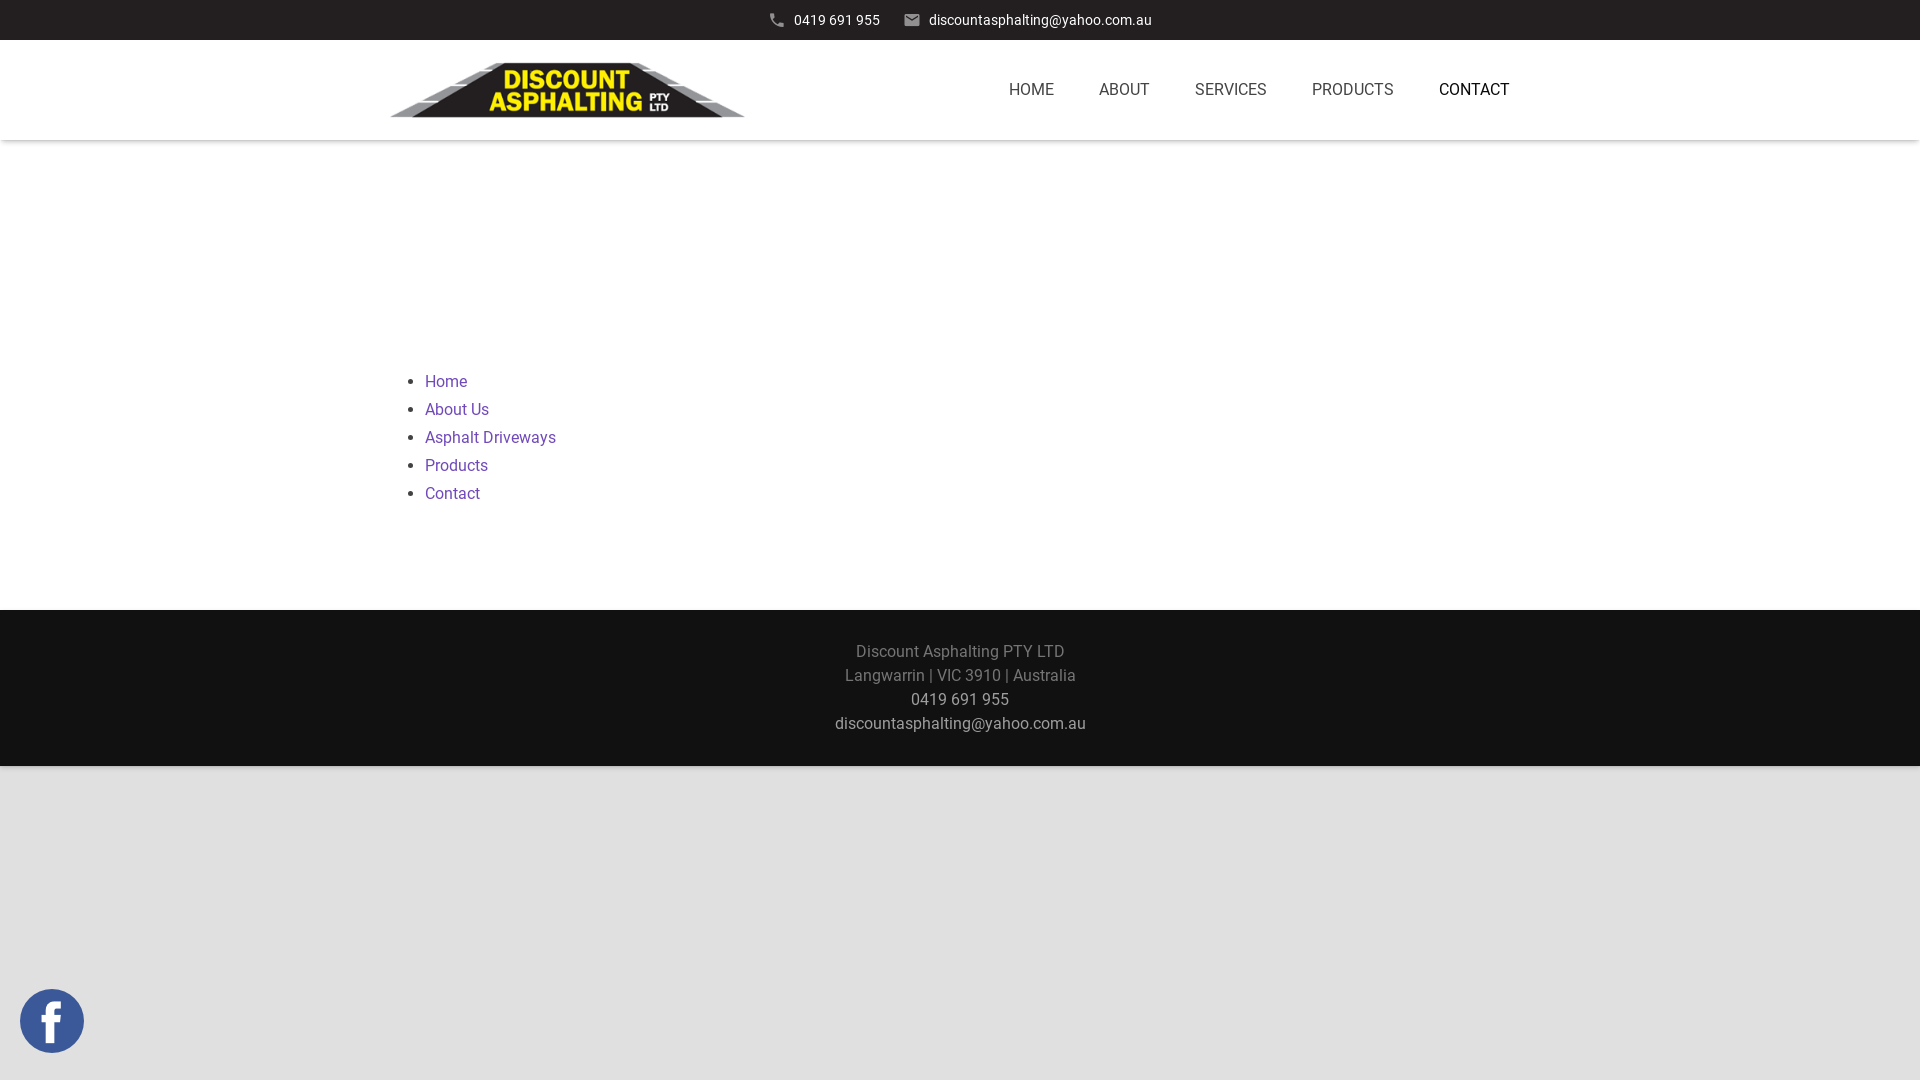  What do you see at coordinates (424, 436) in the screenshot?
I see `'Asphalt Driveways'` at bounding box center [424, 436].